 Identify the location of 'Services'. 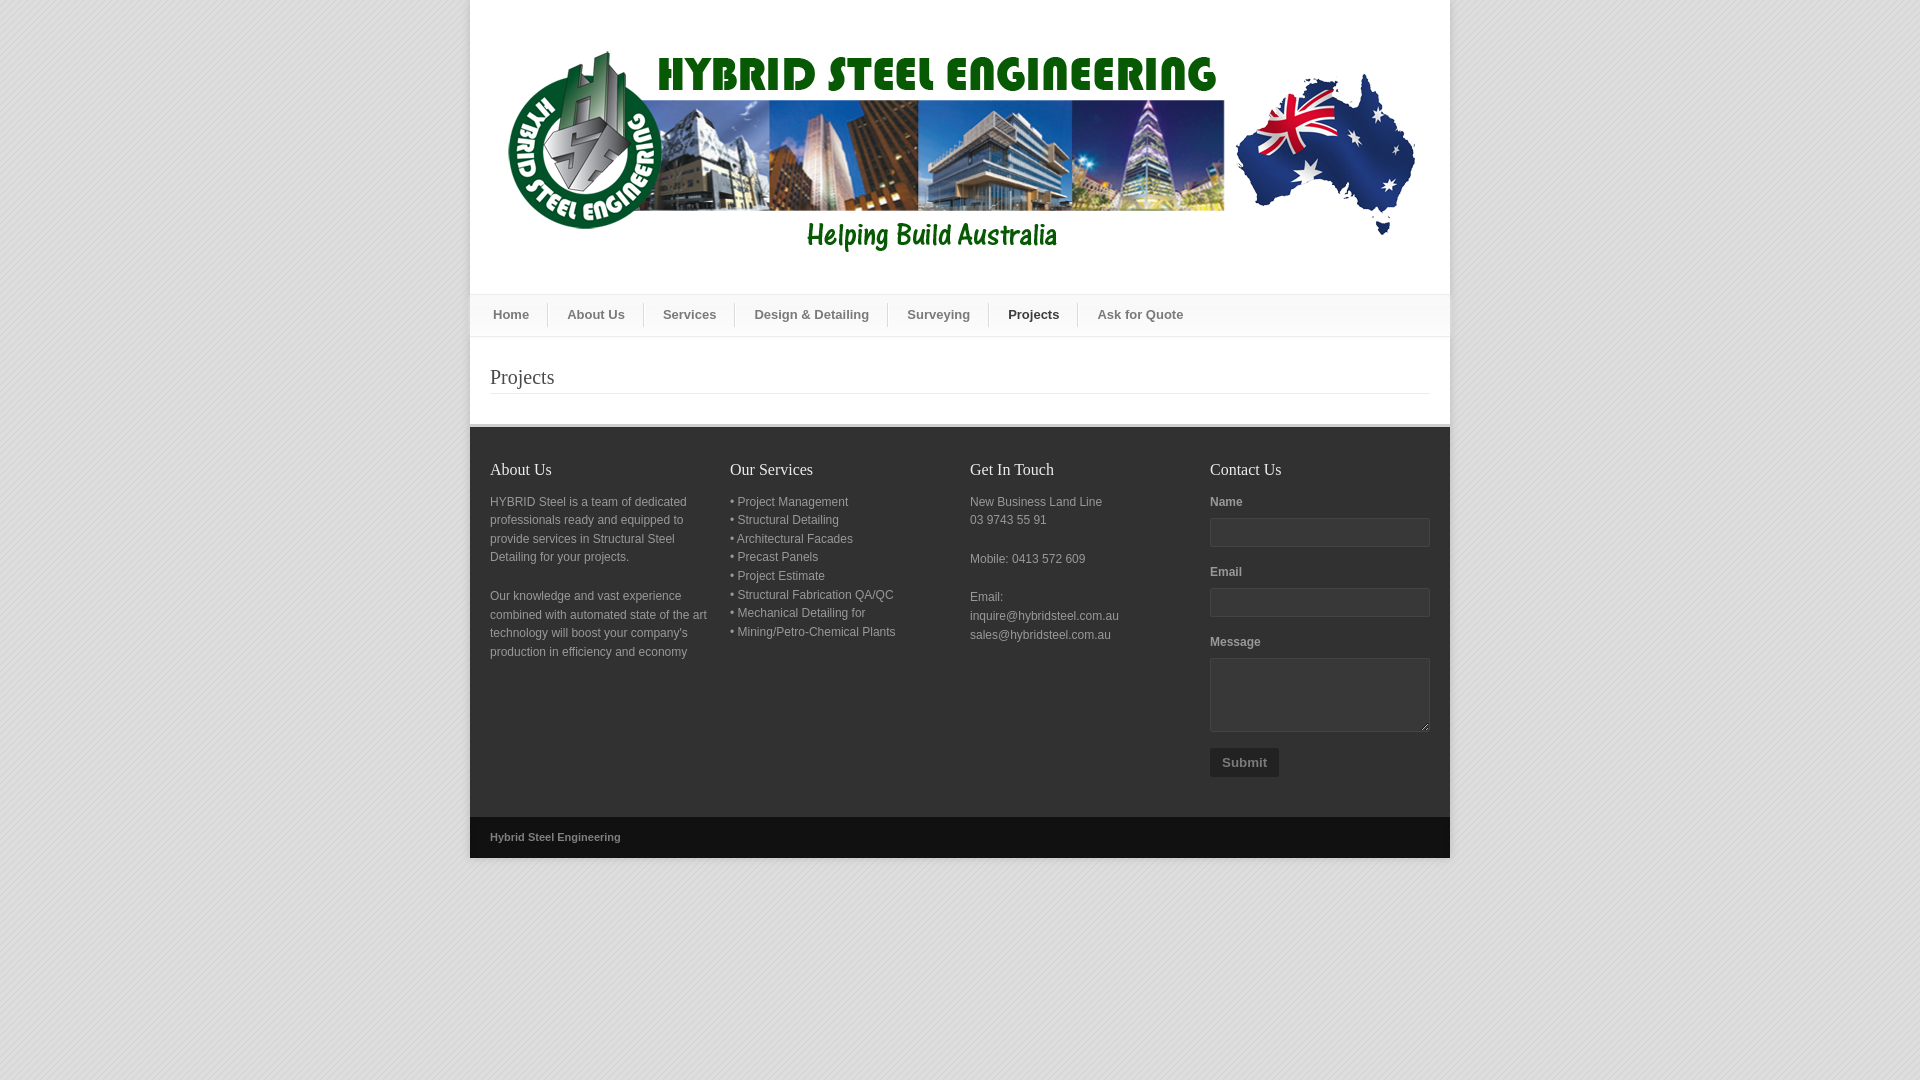
(643, 315).